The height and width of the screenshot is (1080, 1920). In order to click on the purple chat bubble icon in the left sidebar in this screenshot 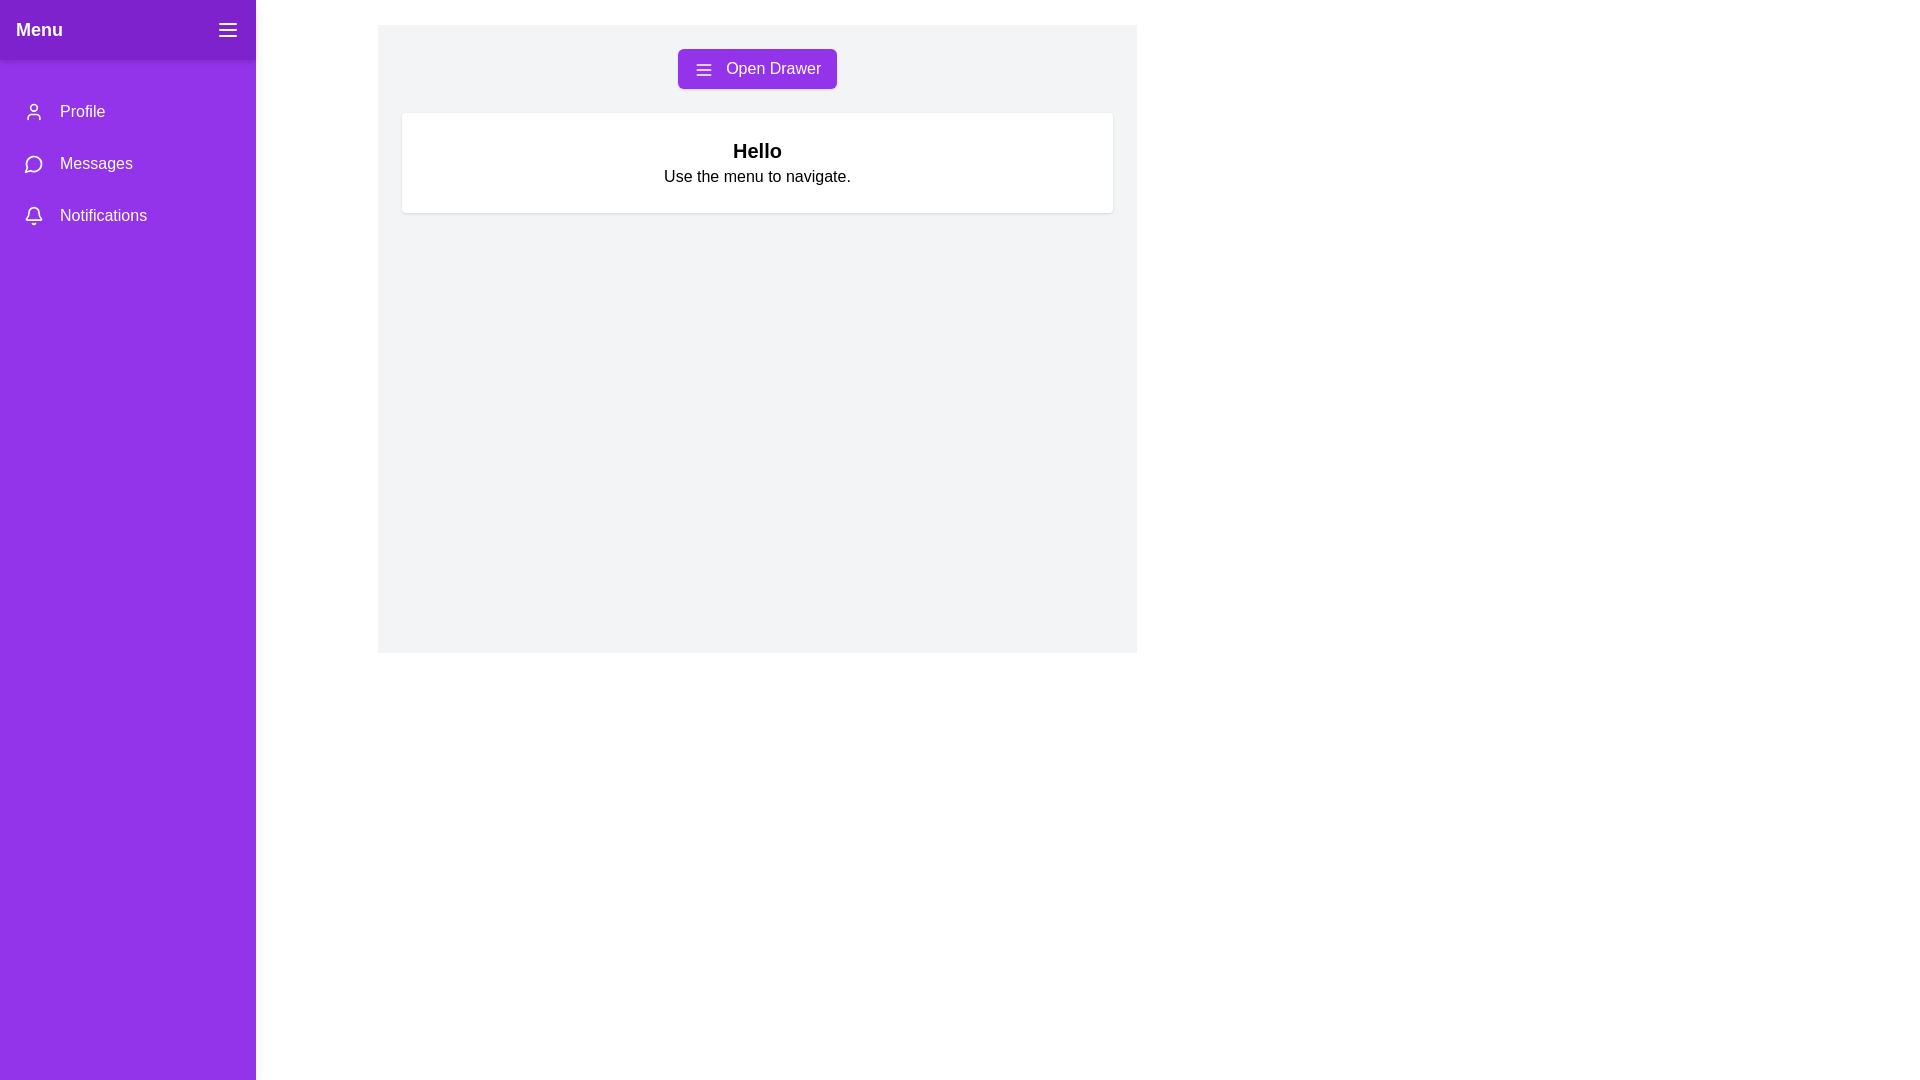, I will do `click(33, 163)`.